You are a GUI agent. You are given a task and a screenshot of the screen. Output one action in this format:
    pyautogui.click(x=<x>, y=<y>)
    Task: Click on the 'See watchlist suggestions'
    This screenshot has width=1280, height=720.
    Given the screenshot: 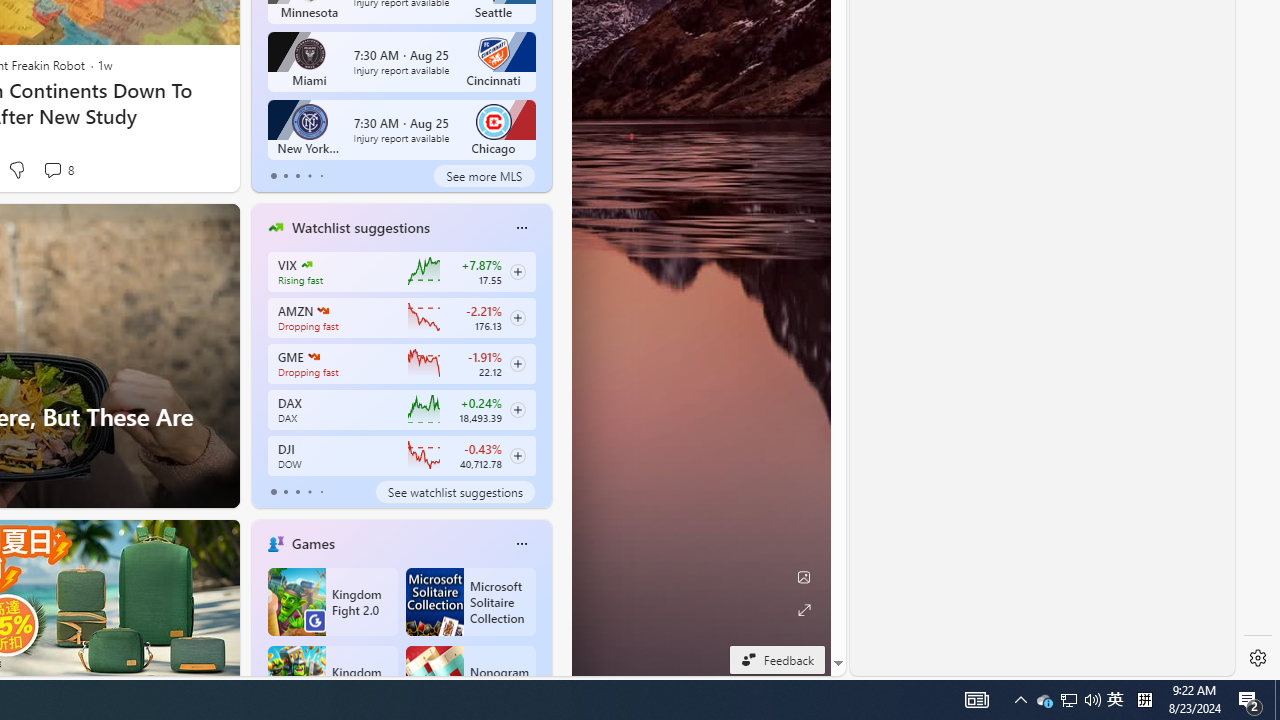 What is the action you would take?
    pyautogui.click(x=454, y=492)
    